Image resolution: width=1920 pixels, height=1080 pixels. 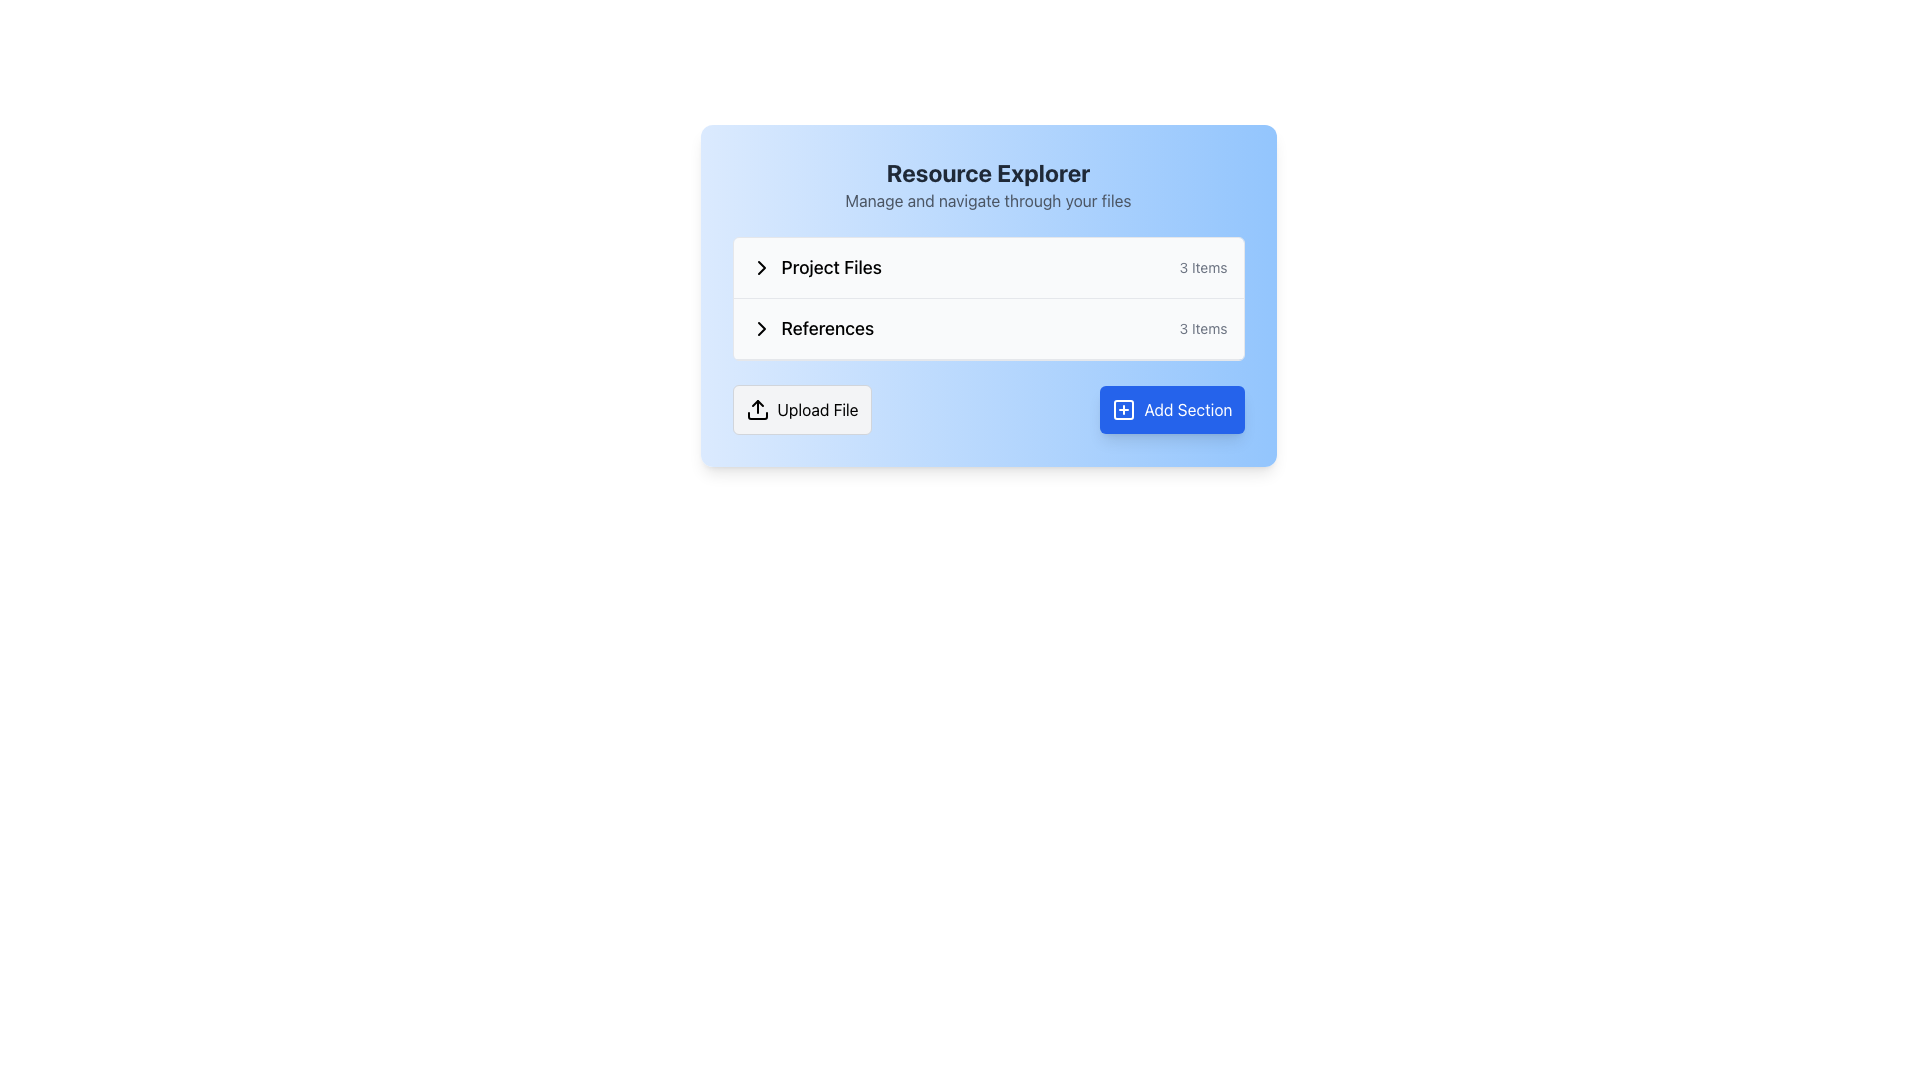 What do you see at coordinates (756, 408) in the screenshot?
I see `the icon within the 'Upload File' button that indicates file uploading, located on the left side of the button before the text 'Upload File'` at bounding box center [756, 408].